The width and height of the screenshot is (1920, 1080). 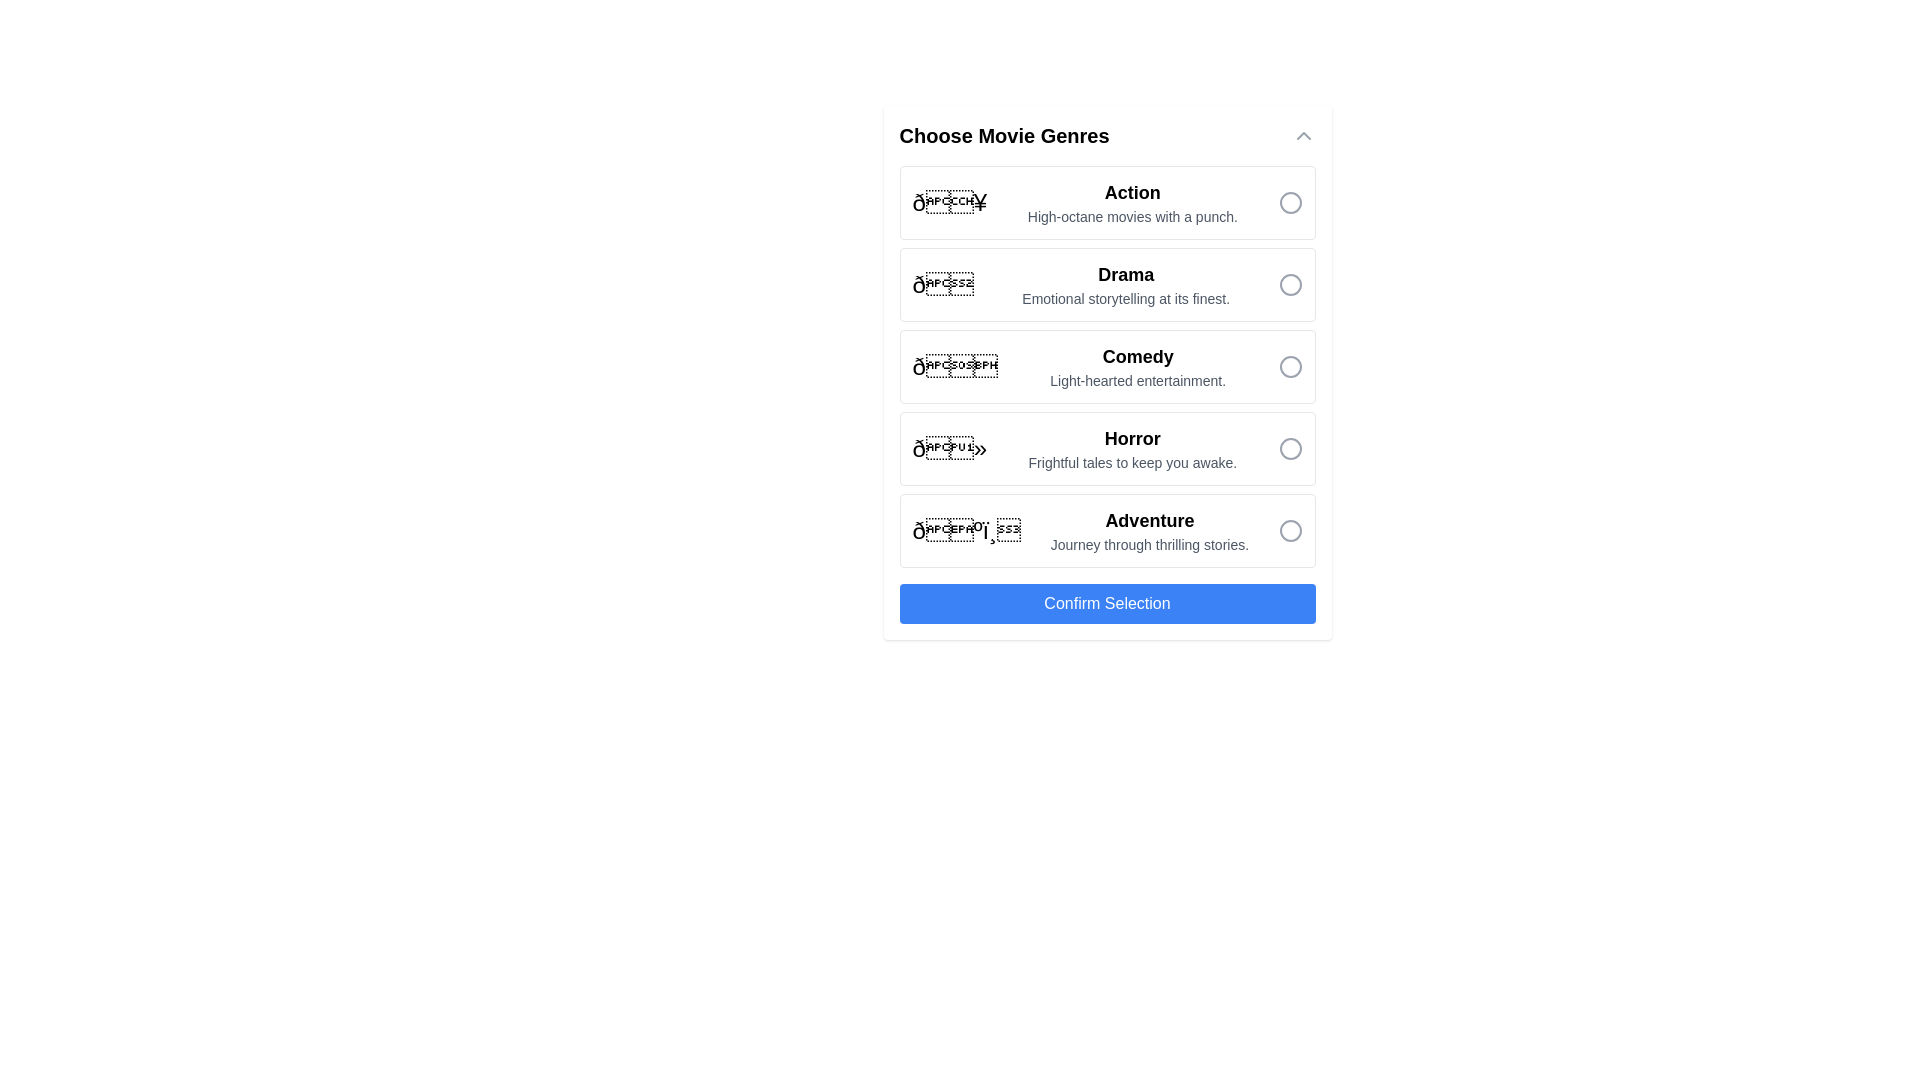 What do you see at coordinates (1290, 285) in the screenshot?
I see `the radio button for the 'Drama' genre` at bounding box center [1290, 285].